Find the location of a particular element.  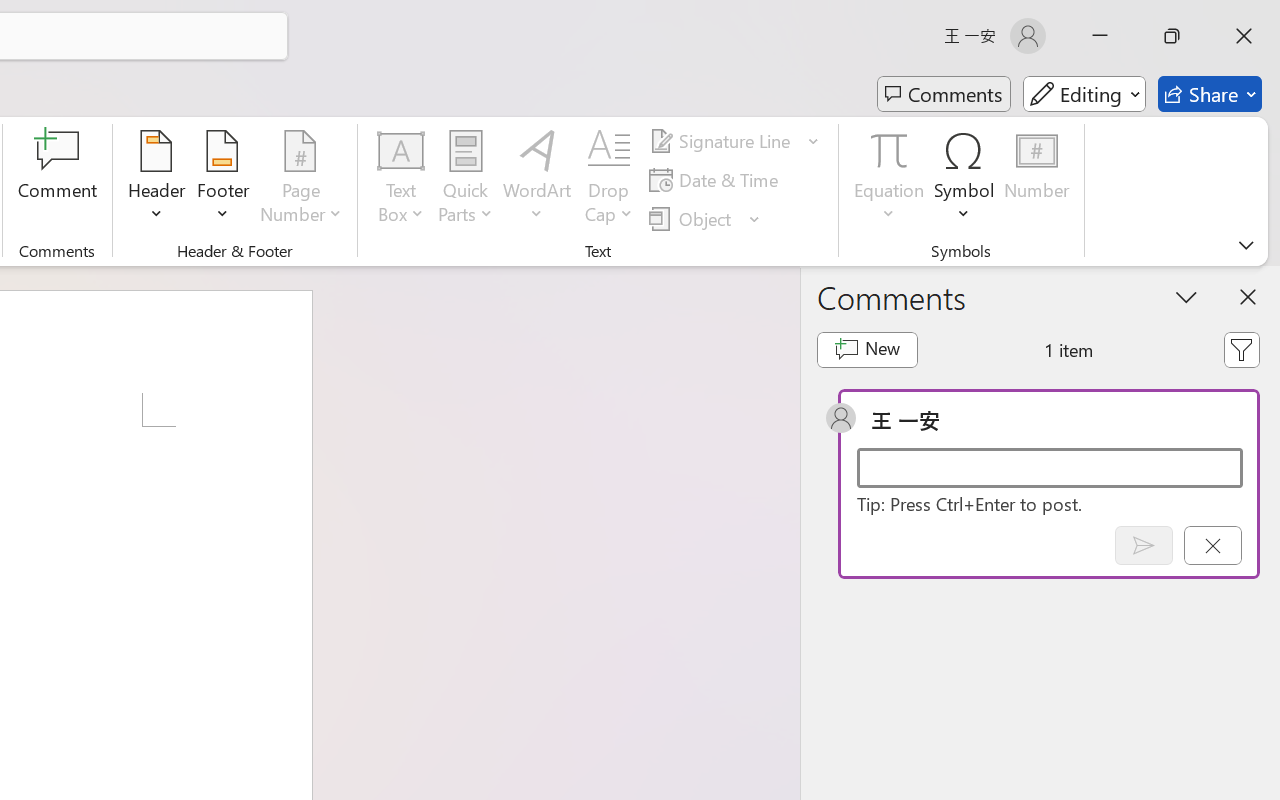

'Equation' is located at coordinates (888, 179).